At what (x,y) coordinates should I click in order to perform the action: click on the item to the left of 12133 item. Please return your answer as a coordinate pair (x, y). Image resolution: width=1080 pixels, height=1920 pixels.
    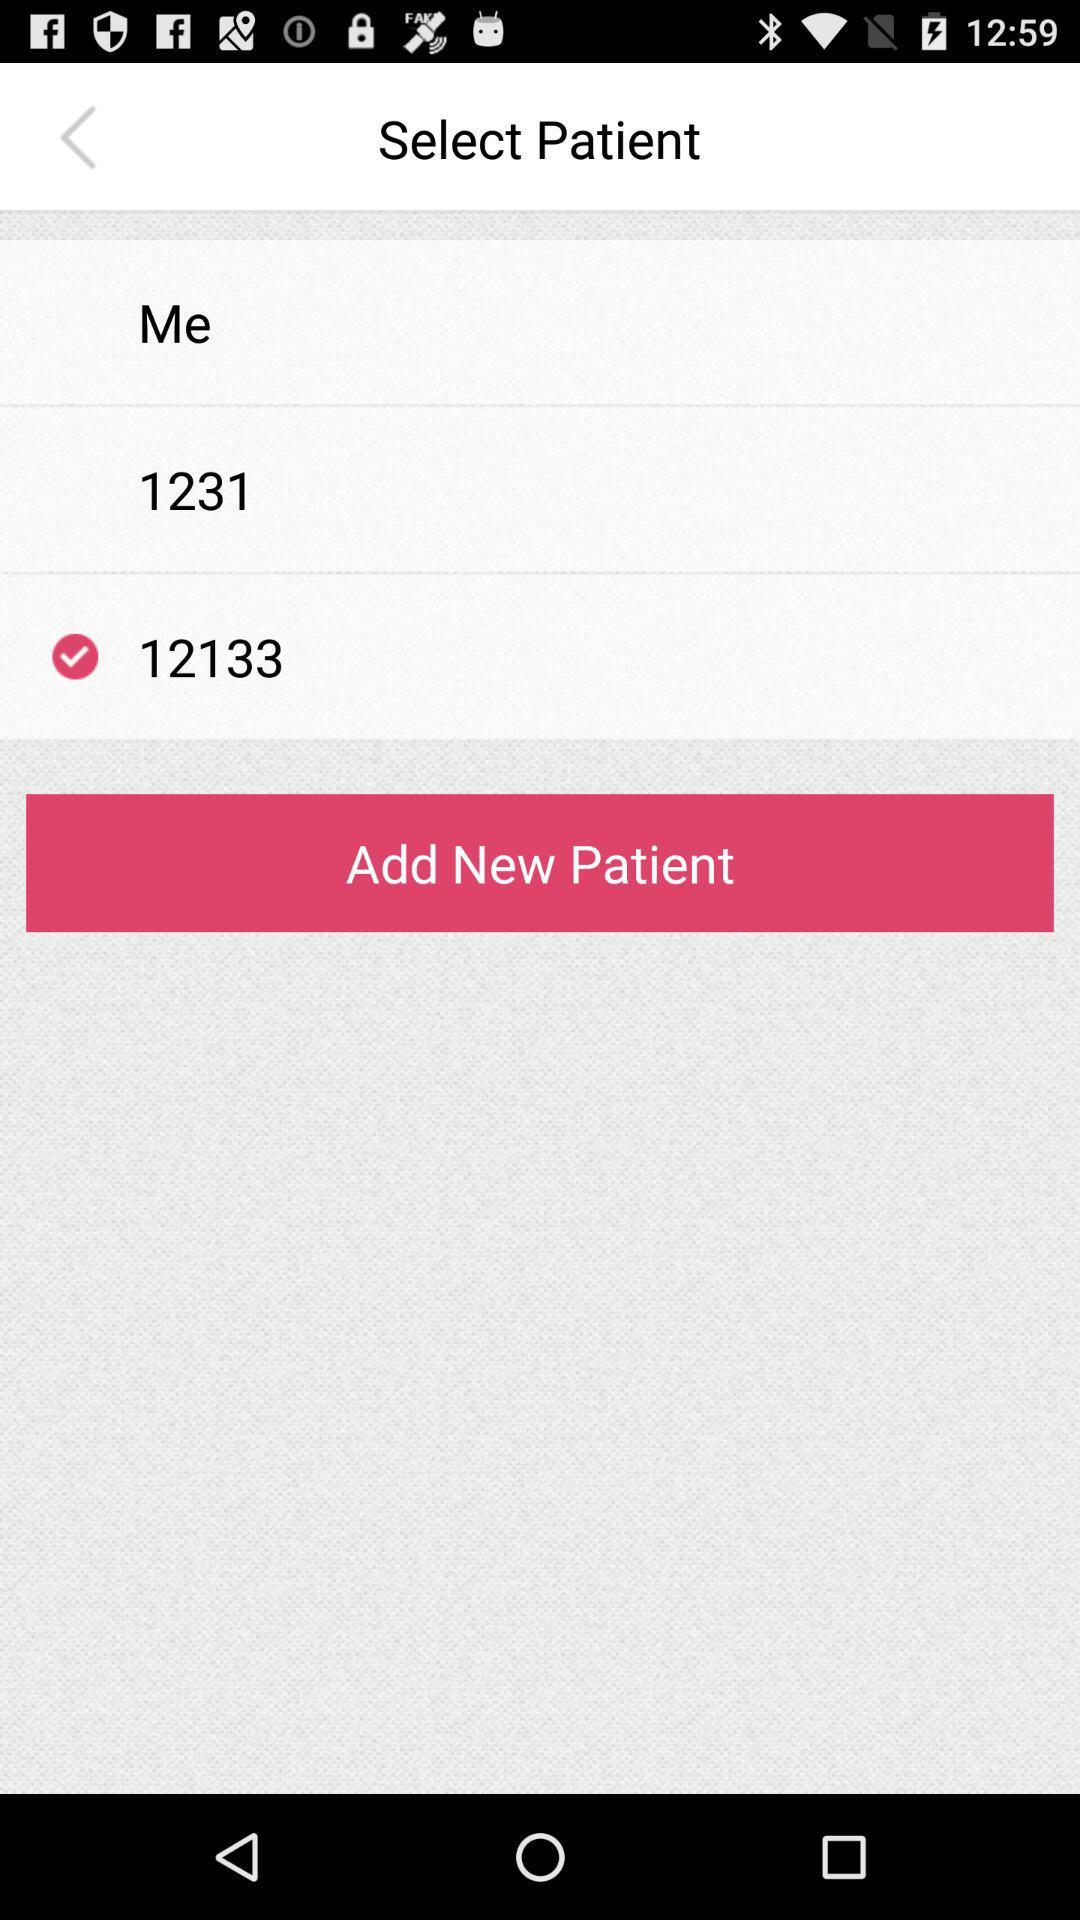
    Looking at the image, I should click on (74, 656).